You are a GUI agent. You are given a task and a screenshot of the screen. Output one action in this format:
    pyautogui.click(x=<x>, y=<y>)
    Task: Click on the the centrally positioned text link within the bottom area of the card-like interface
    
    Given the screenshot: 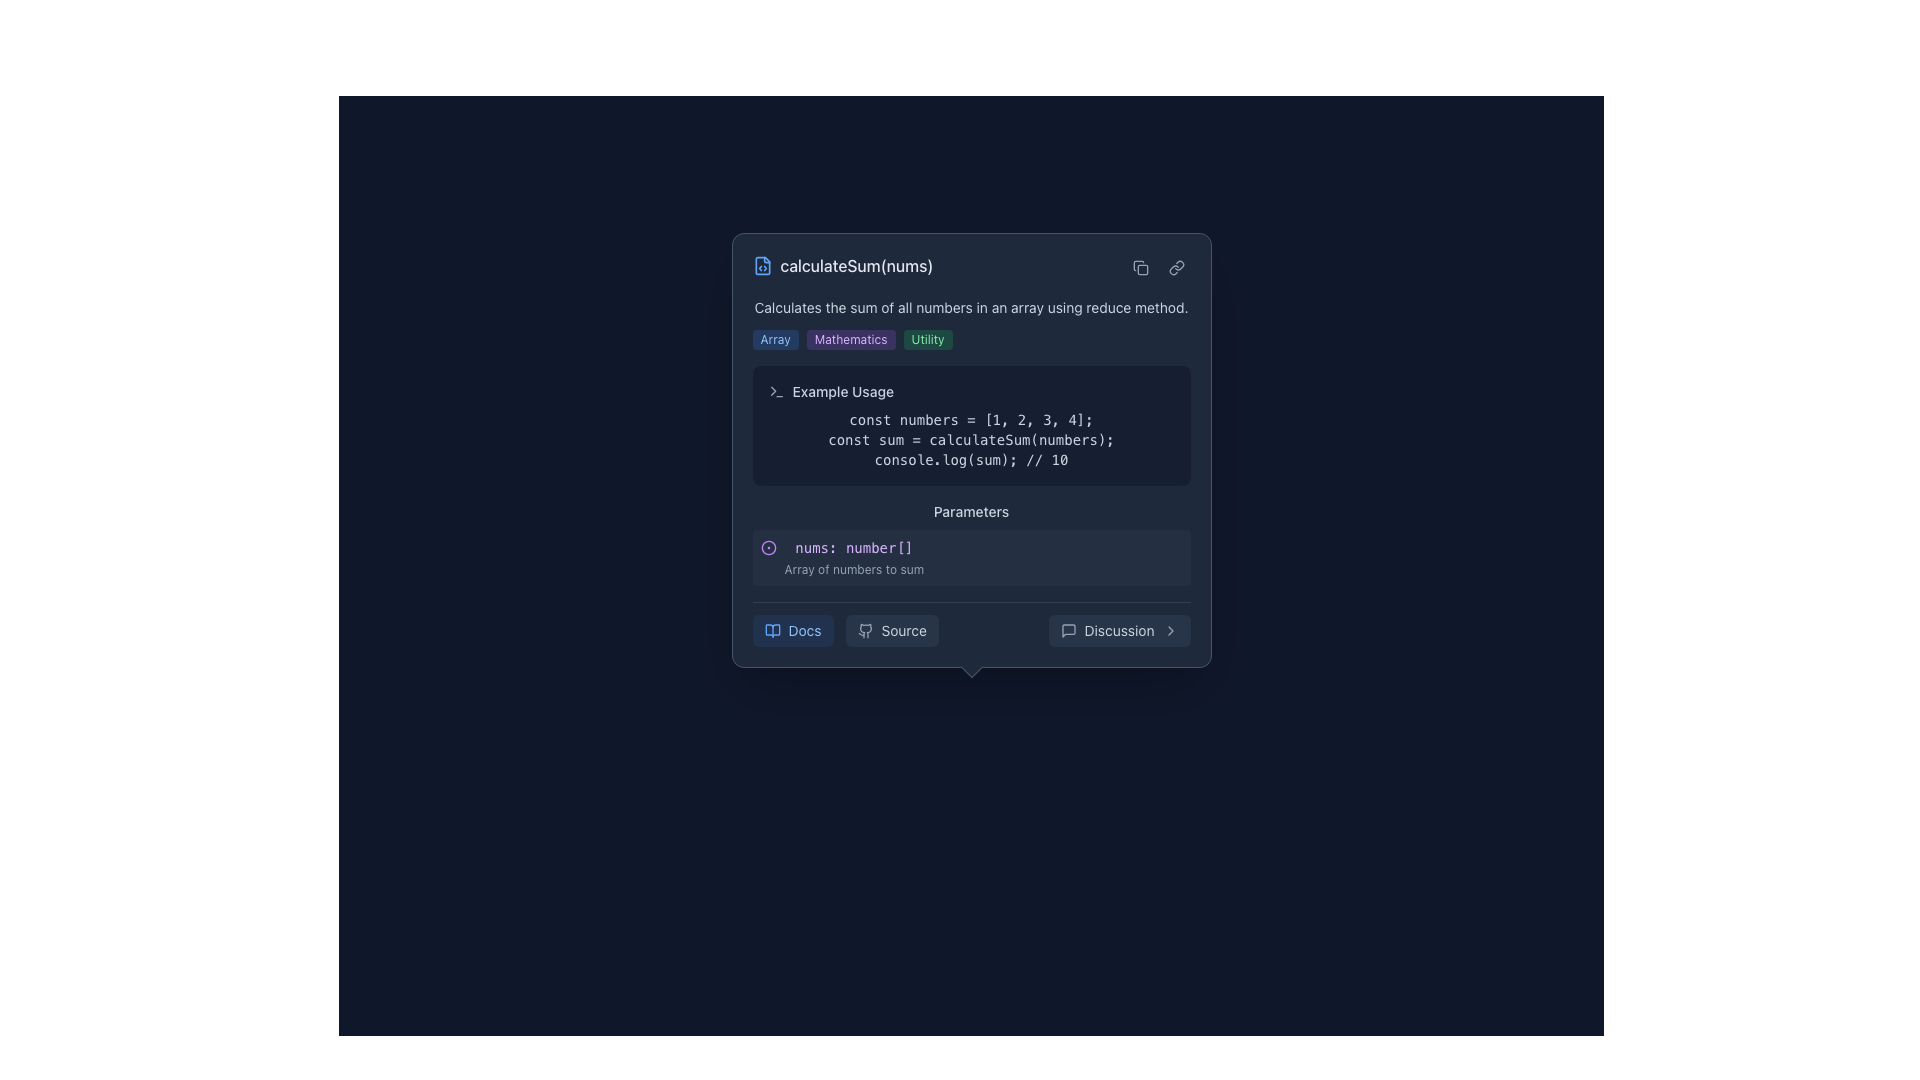 What is the action you would take?
    pyautogui.click(x=805, y=631)
    